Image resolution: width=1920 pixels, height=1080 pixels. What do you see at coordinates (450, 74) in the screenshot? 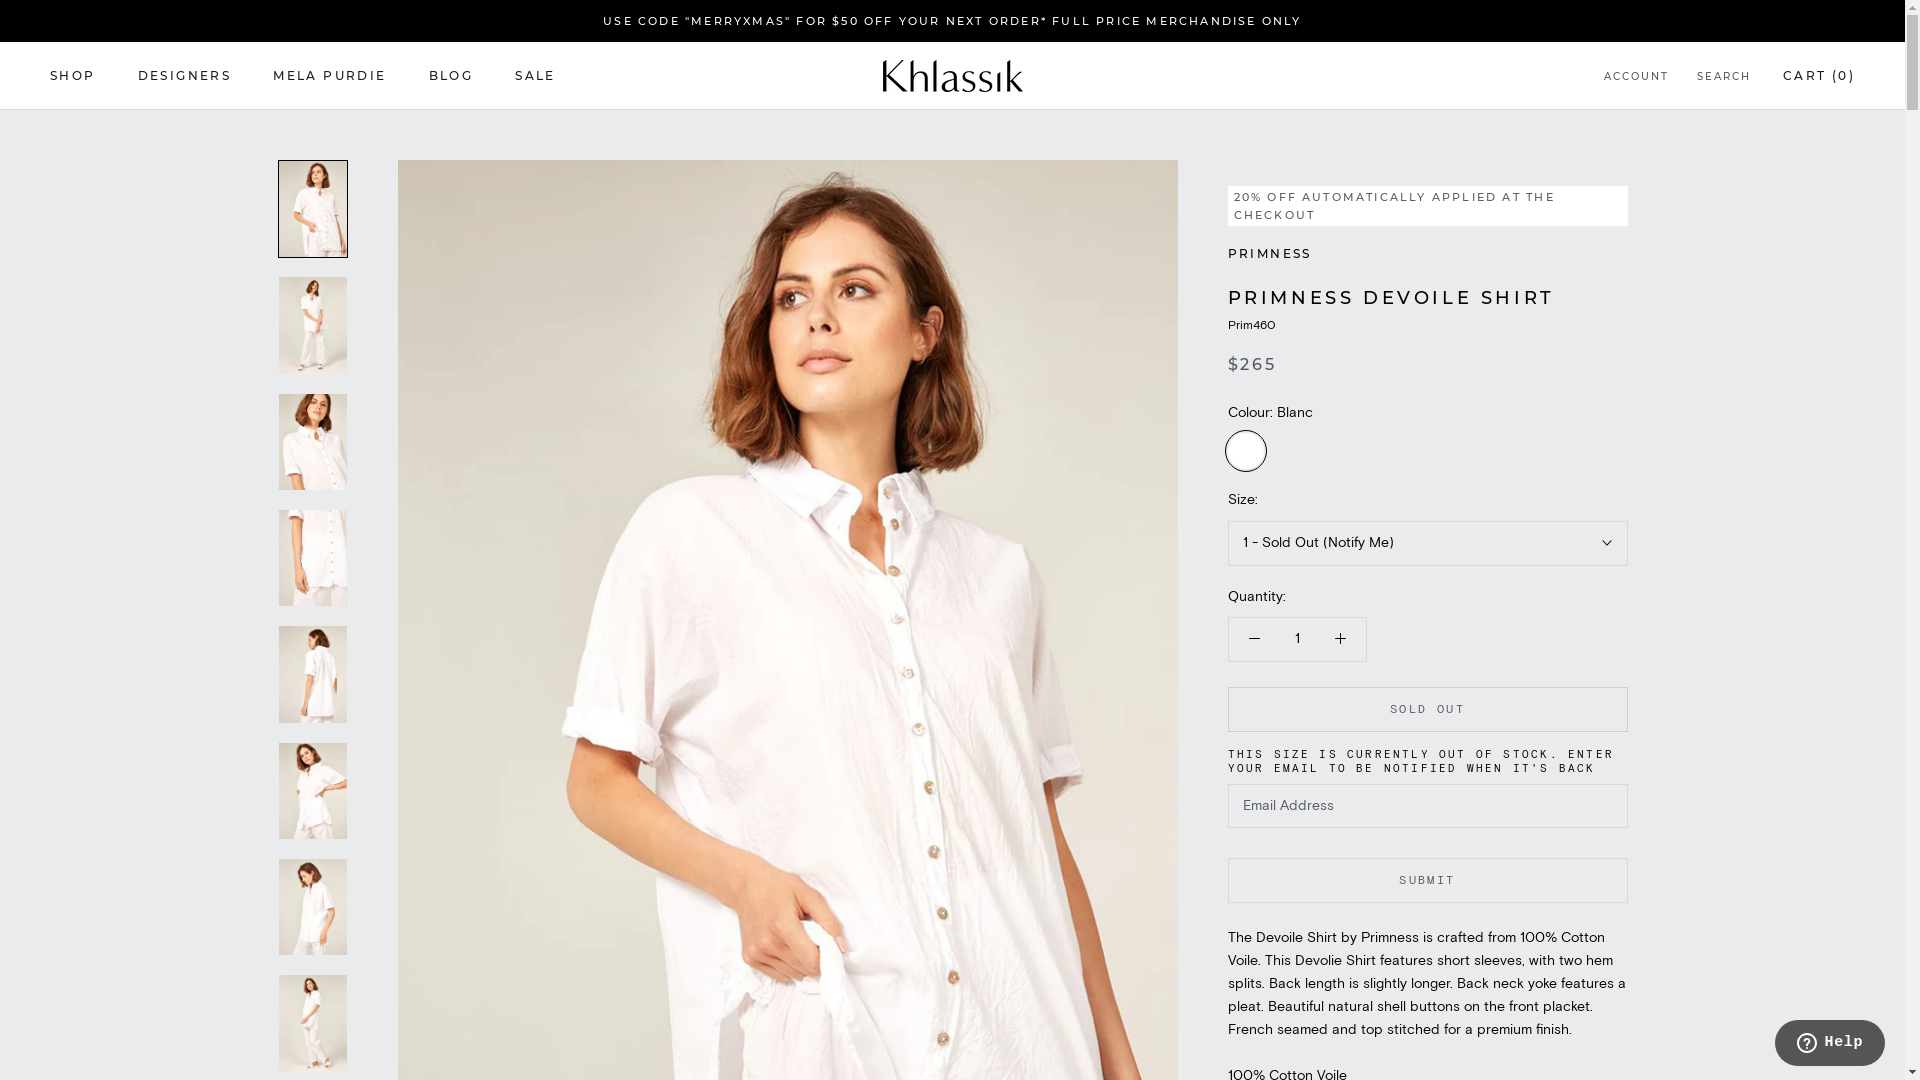
I see `'BLOG` at bounding box center [450, 74].